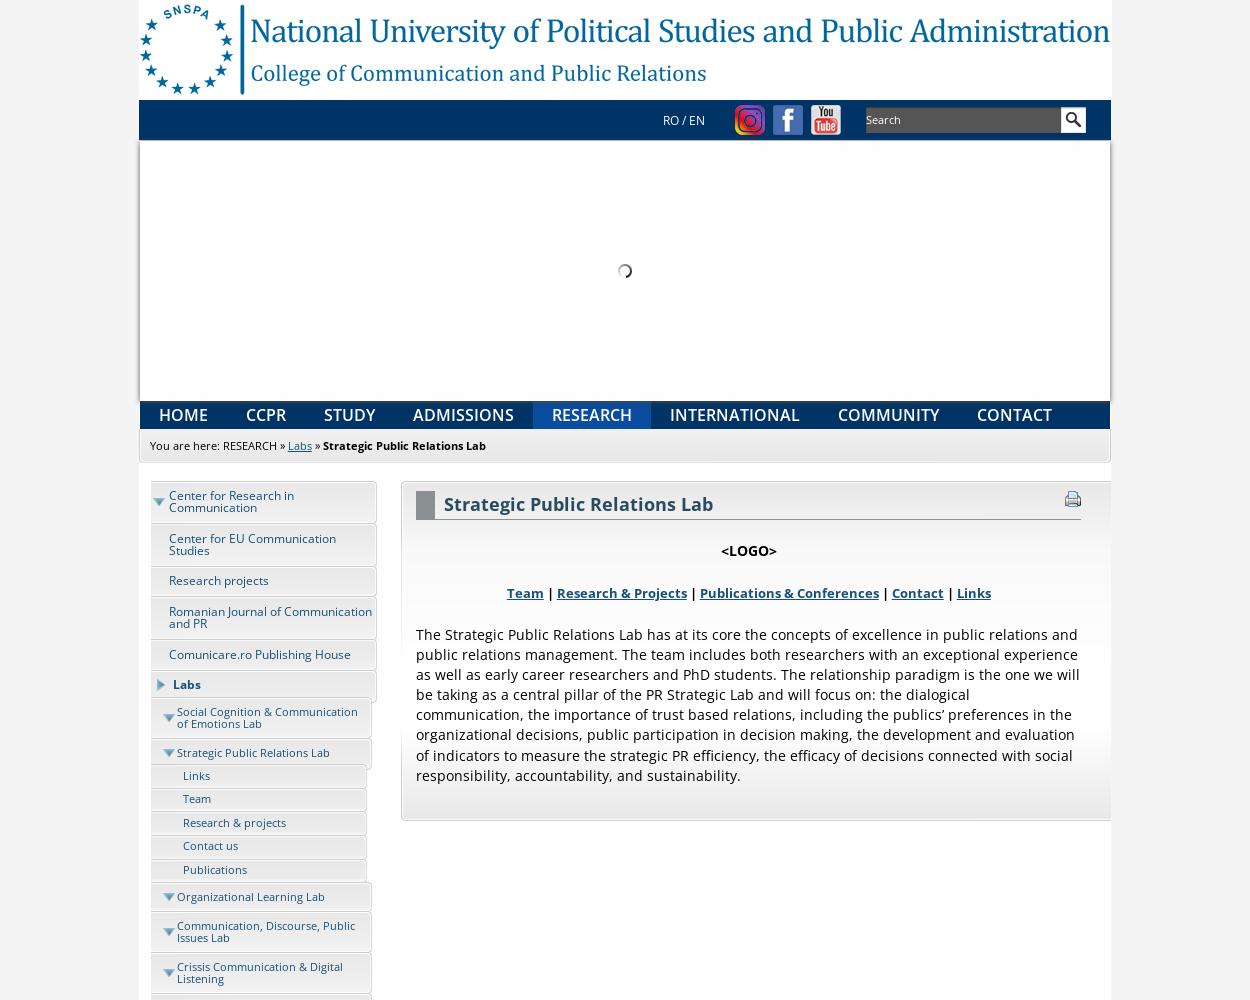  What do you see at coordinates (620, 591) in the screenshot?
I see `'Research & Projects'` at bounding box center [620, 591].